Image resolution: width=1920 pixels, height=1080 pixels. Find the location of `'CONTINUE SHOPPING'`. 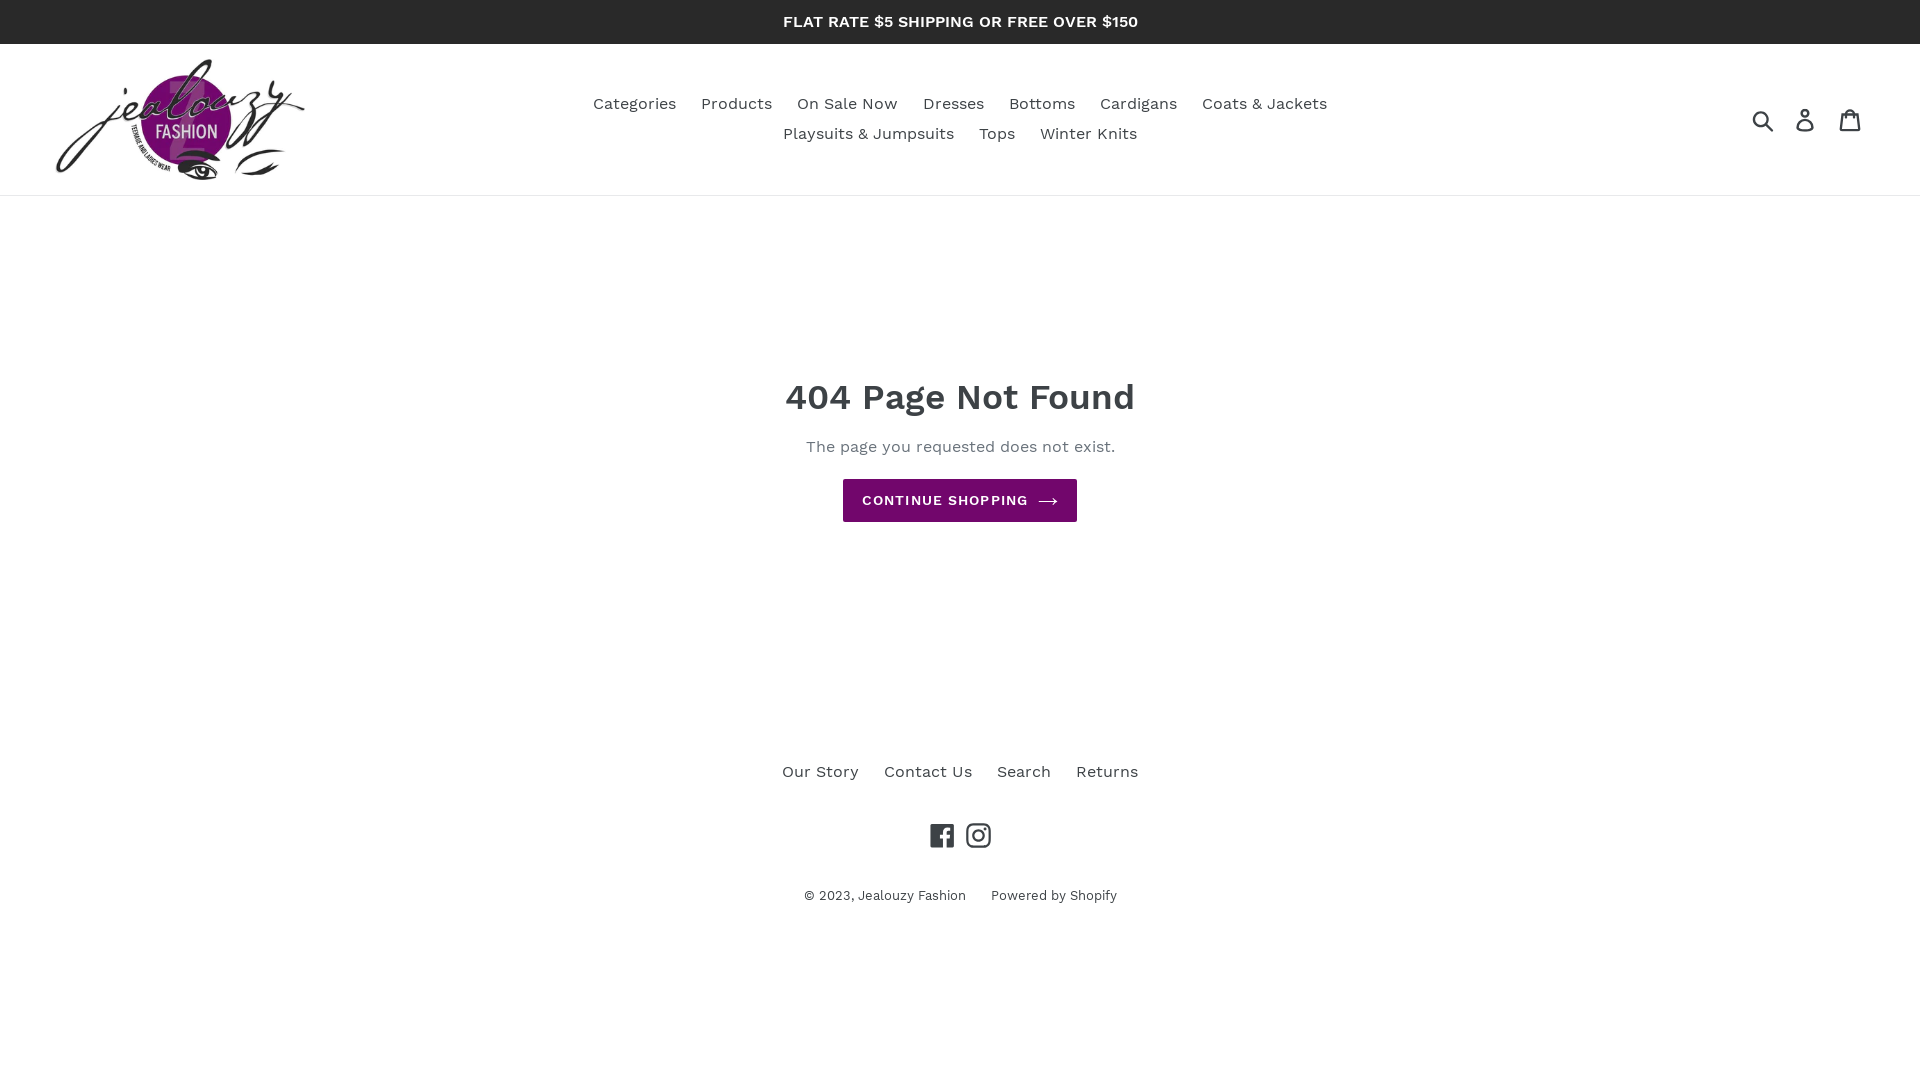

'CONTINUE SHOPPING' is located at coordinates (960, 499).